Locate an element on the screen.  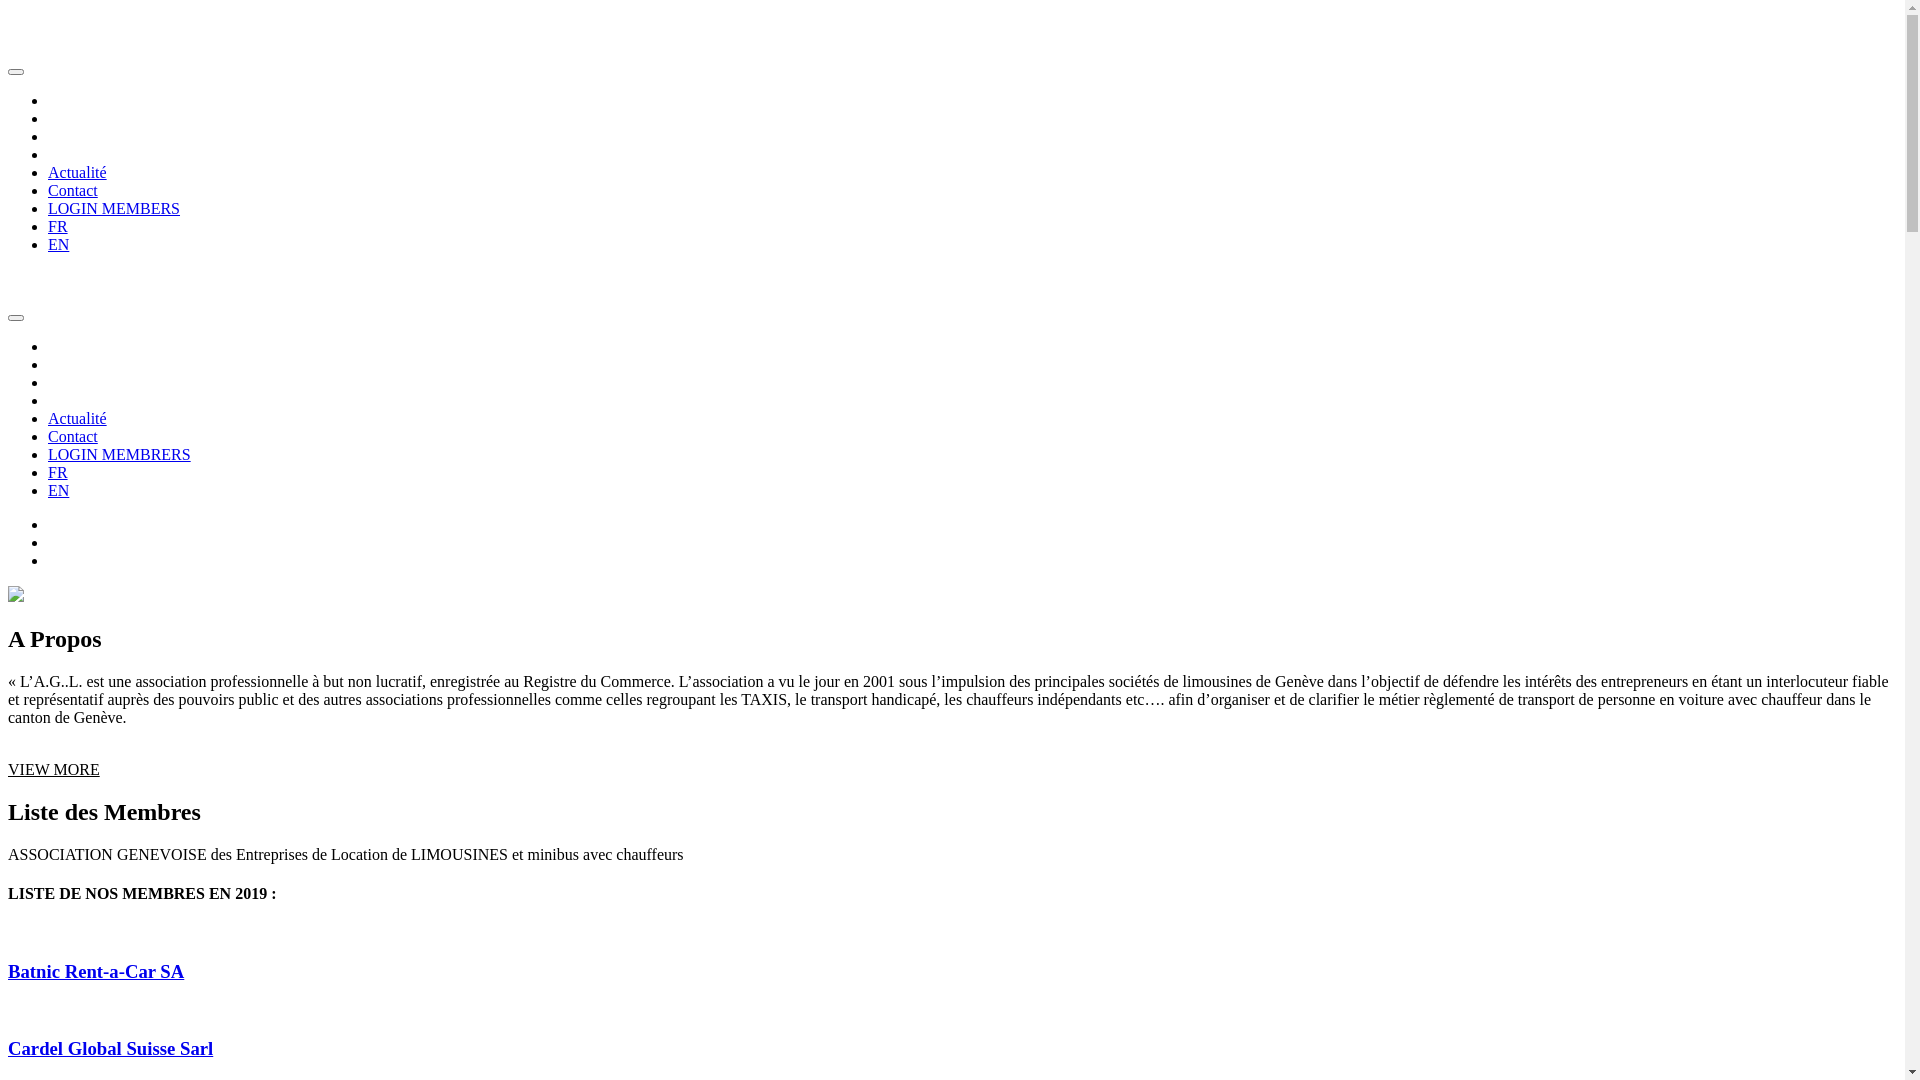
'VIEW MORE' is located at coordinates (53, 768).